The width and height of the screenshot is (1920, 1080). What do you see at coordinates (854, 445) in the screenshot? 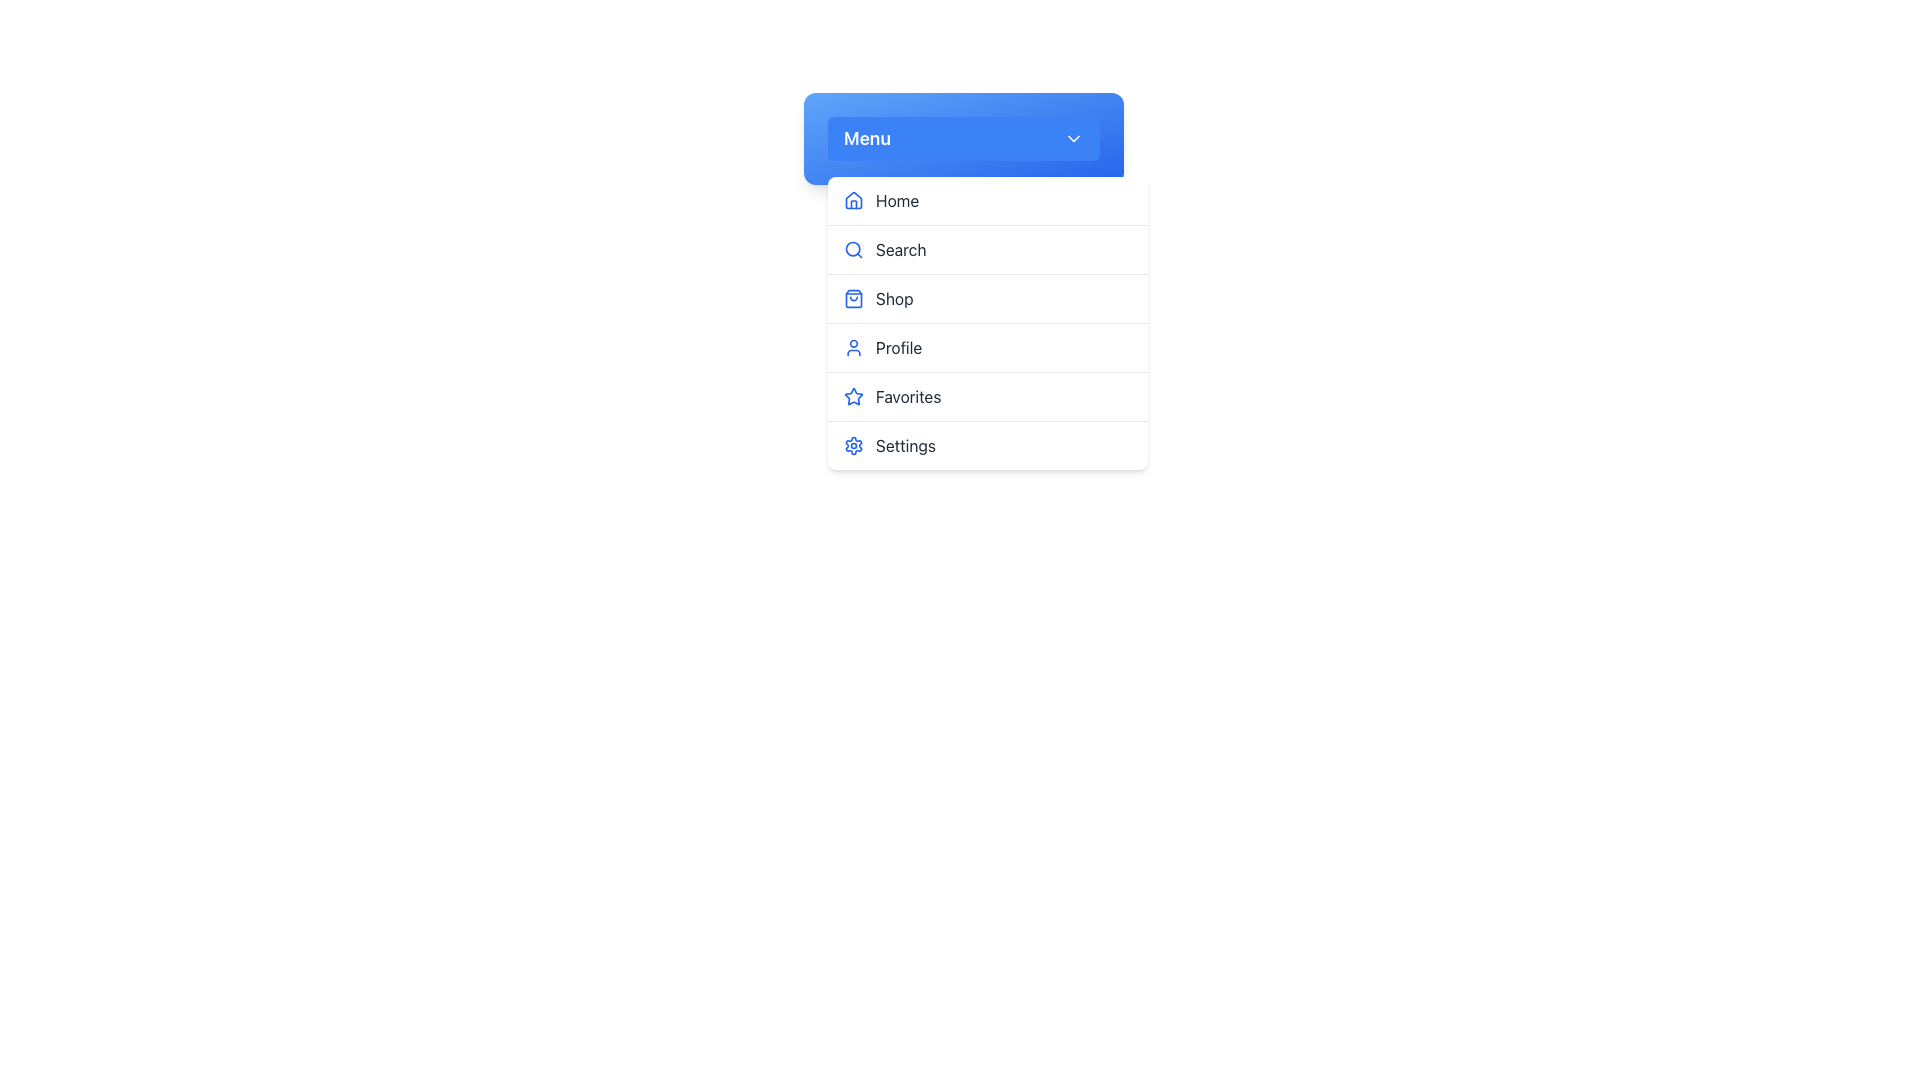
I see `the small blue gear icon located to the left of the 'Settings' menu option in the dropdown` at bounding box center [854, 445].